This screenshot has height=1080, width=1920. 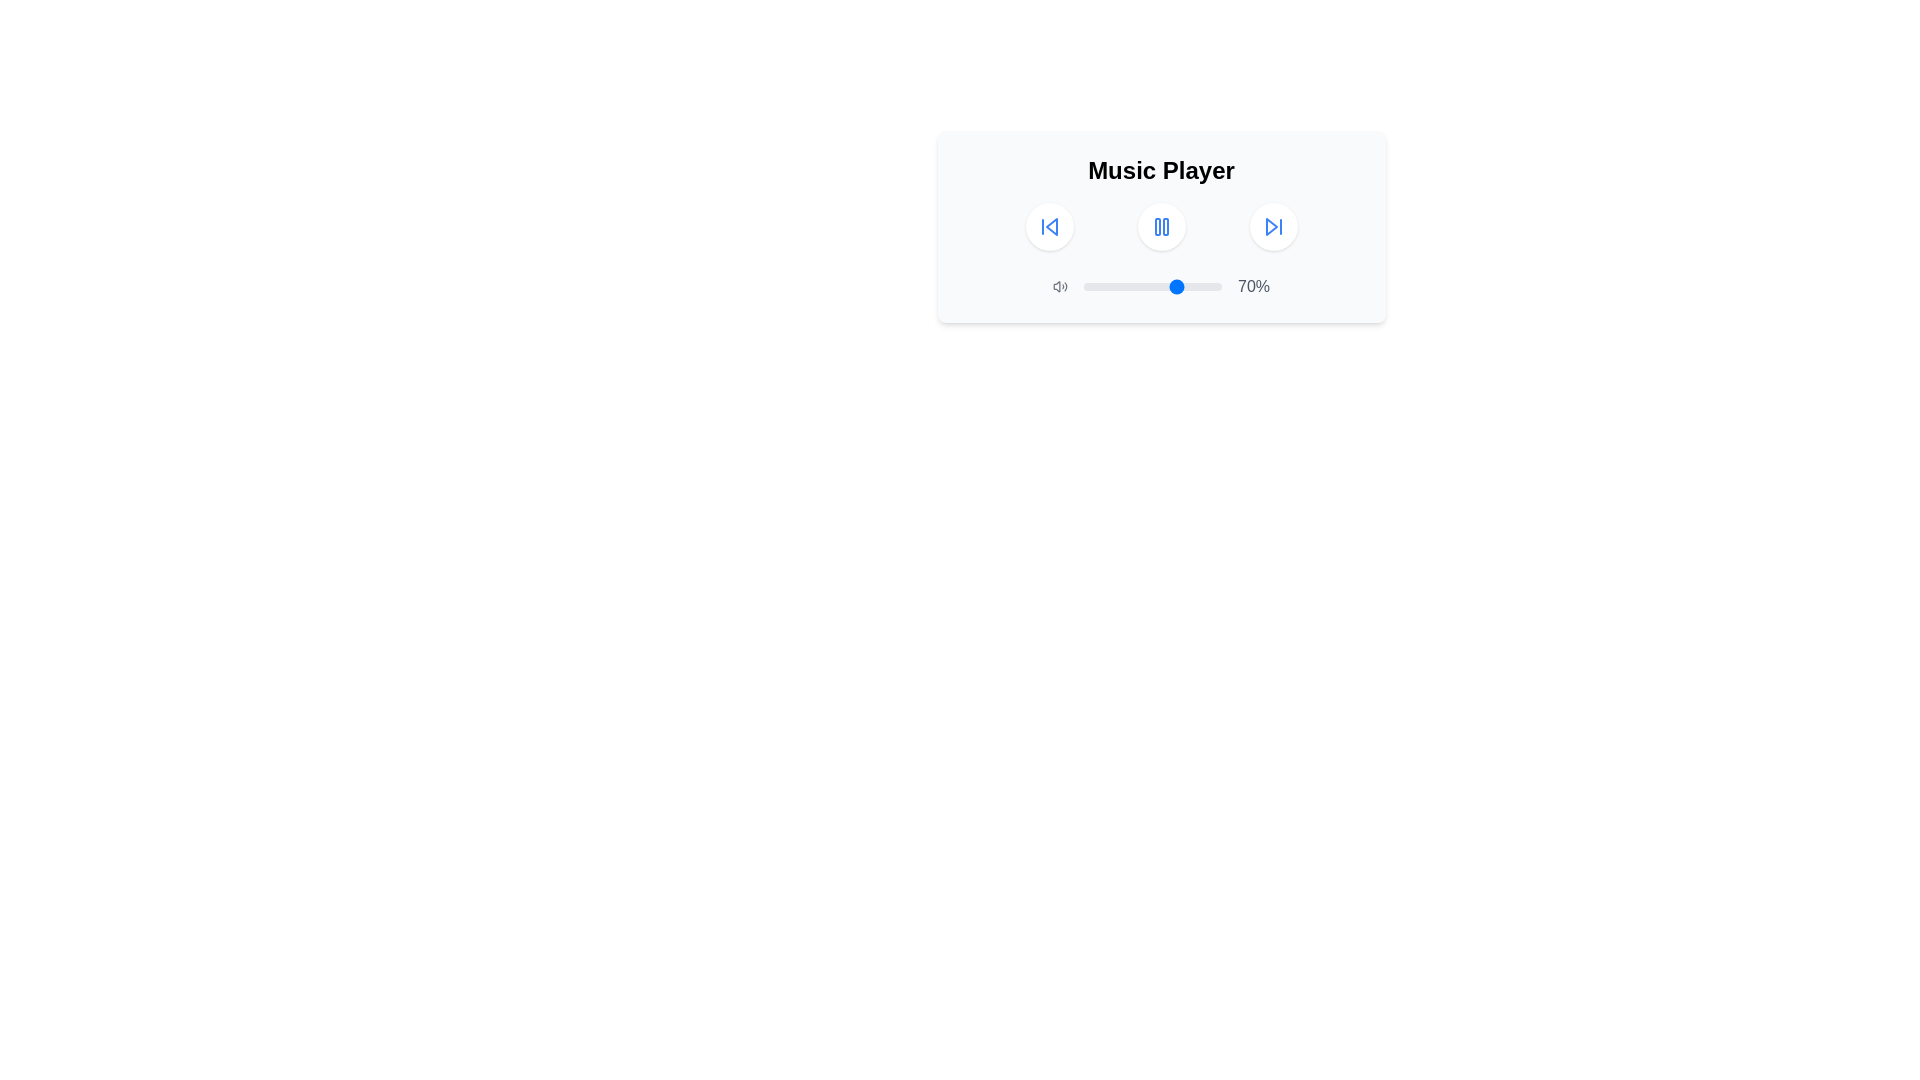 What do you see at coordinates (1272, 226) in the screenshot?
I see `the 'Skip Forward' button, which is a circular button with a blue outline and a white background containing a triangular play symbol pointing right, located in the top-right corner of the music player interface` at bounding box center [1272, 226].